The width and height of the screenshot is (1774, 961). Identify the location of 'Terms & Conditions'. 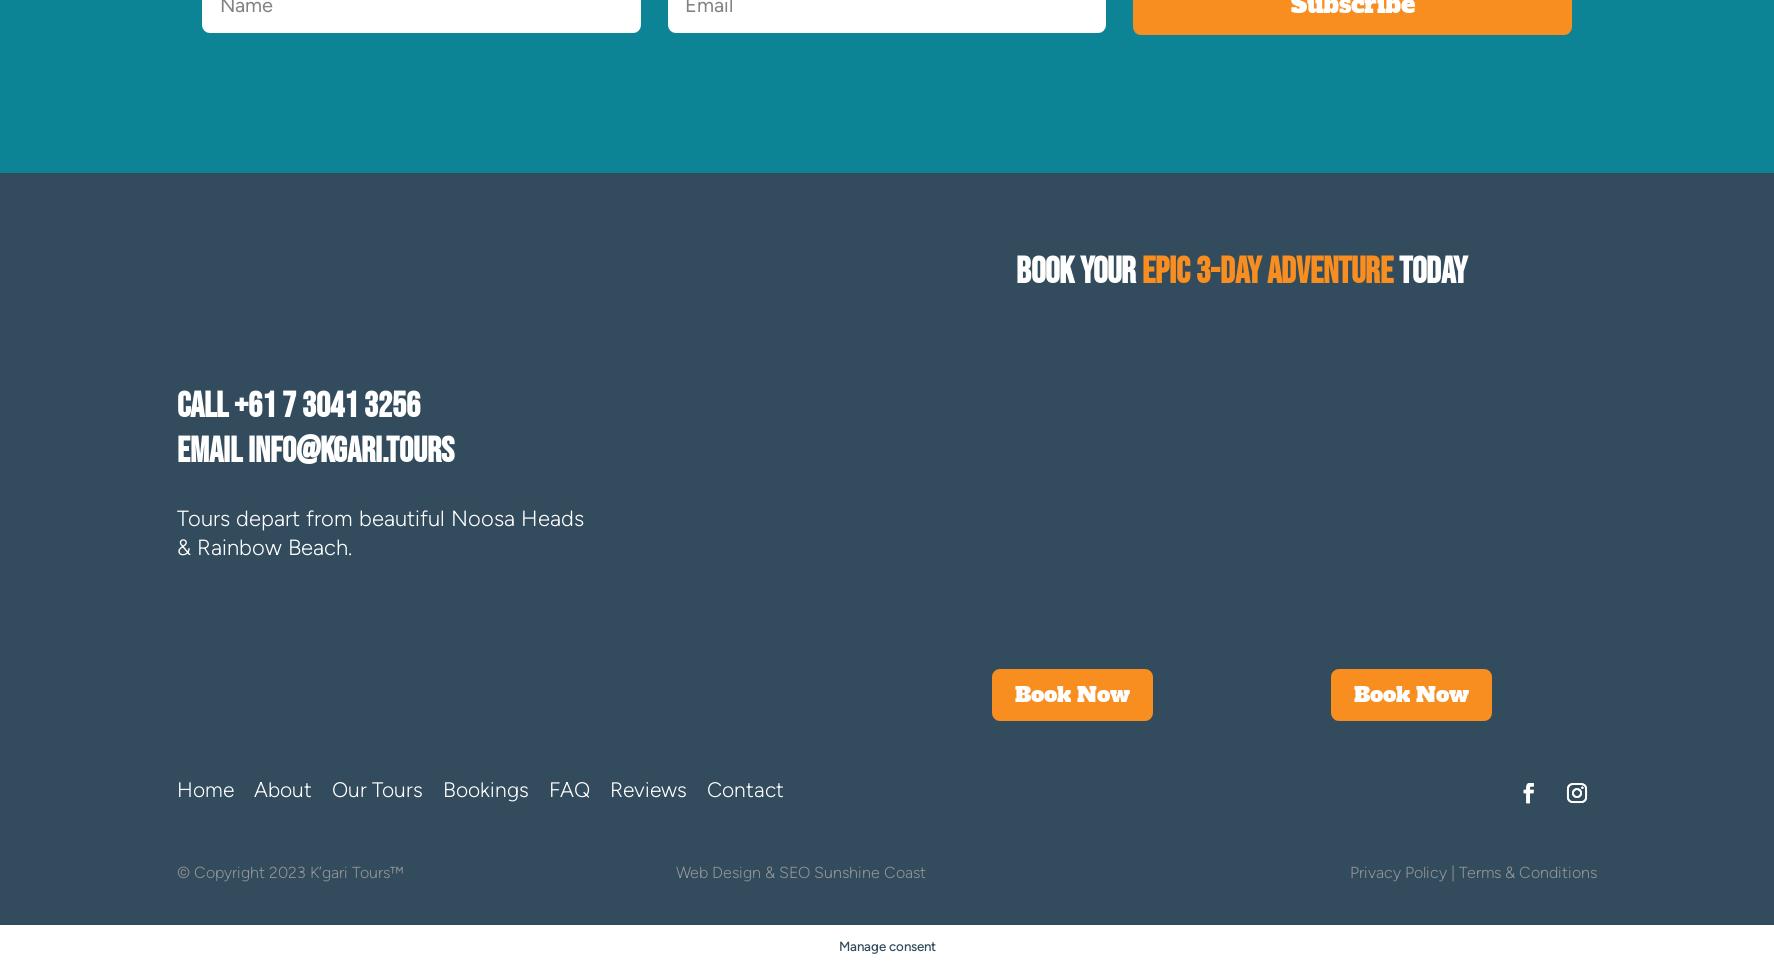
(1527, 871).